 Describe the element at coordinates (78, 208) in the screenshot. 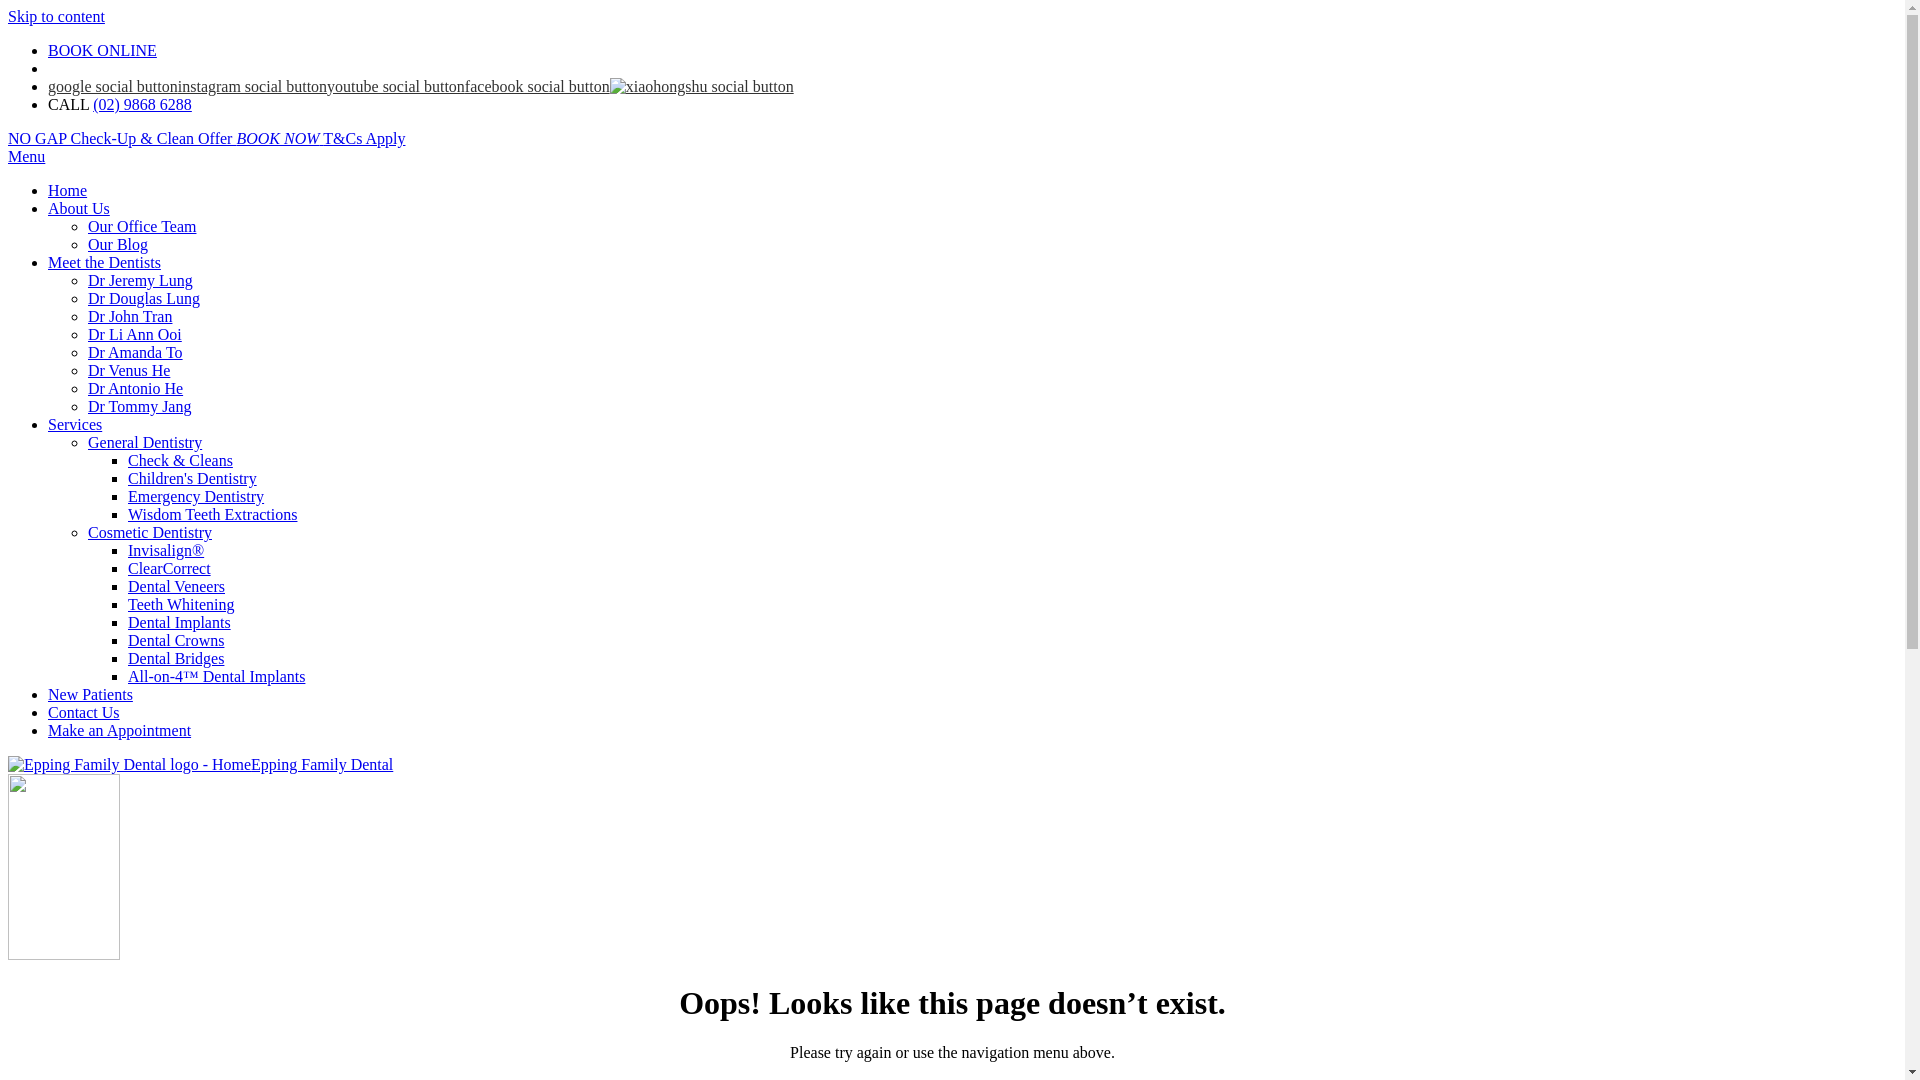

I see `'About Us'` at that location.